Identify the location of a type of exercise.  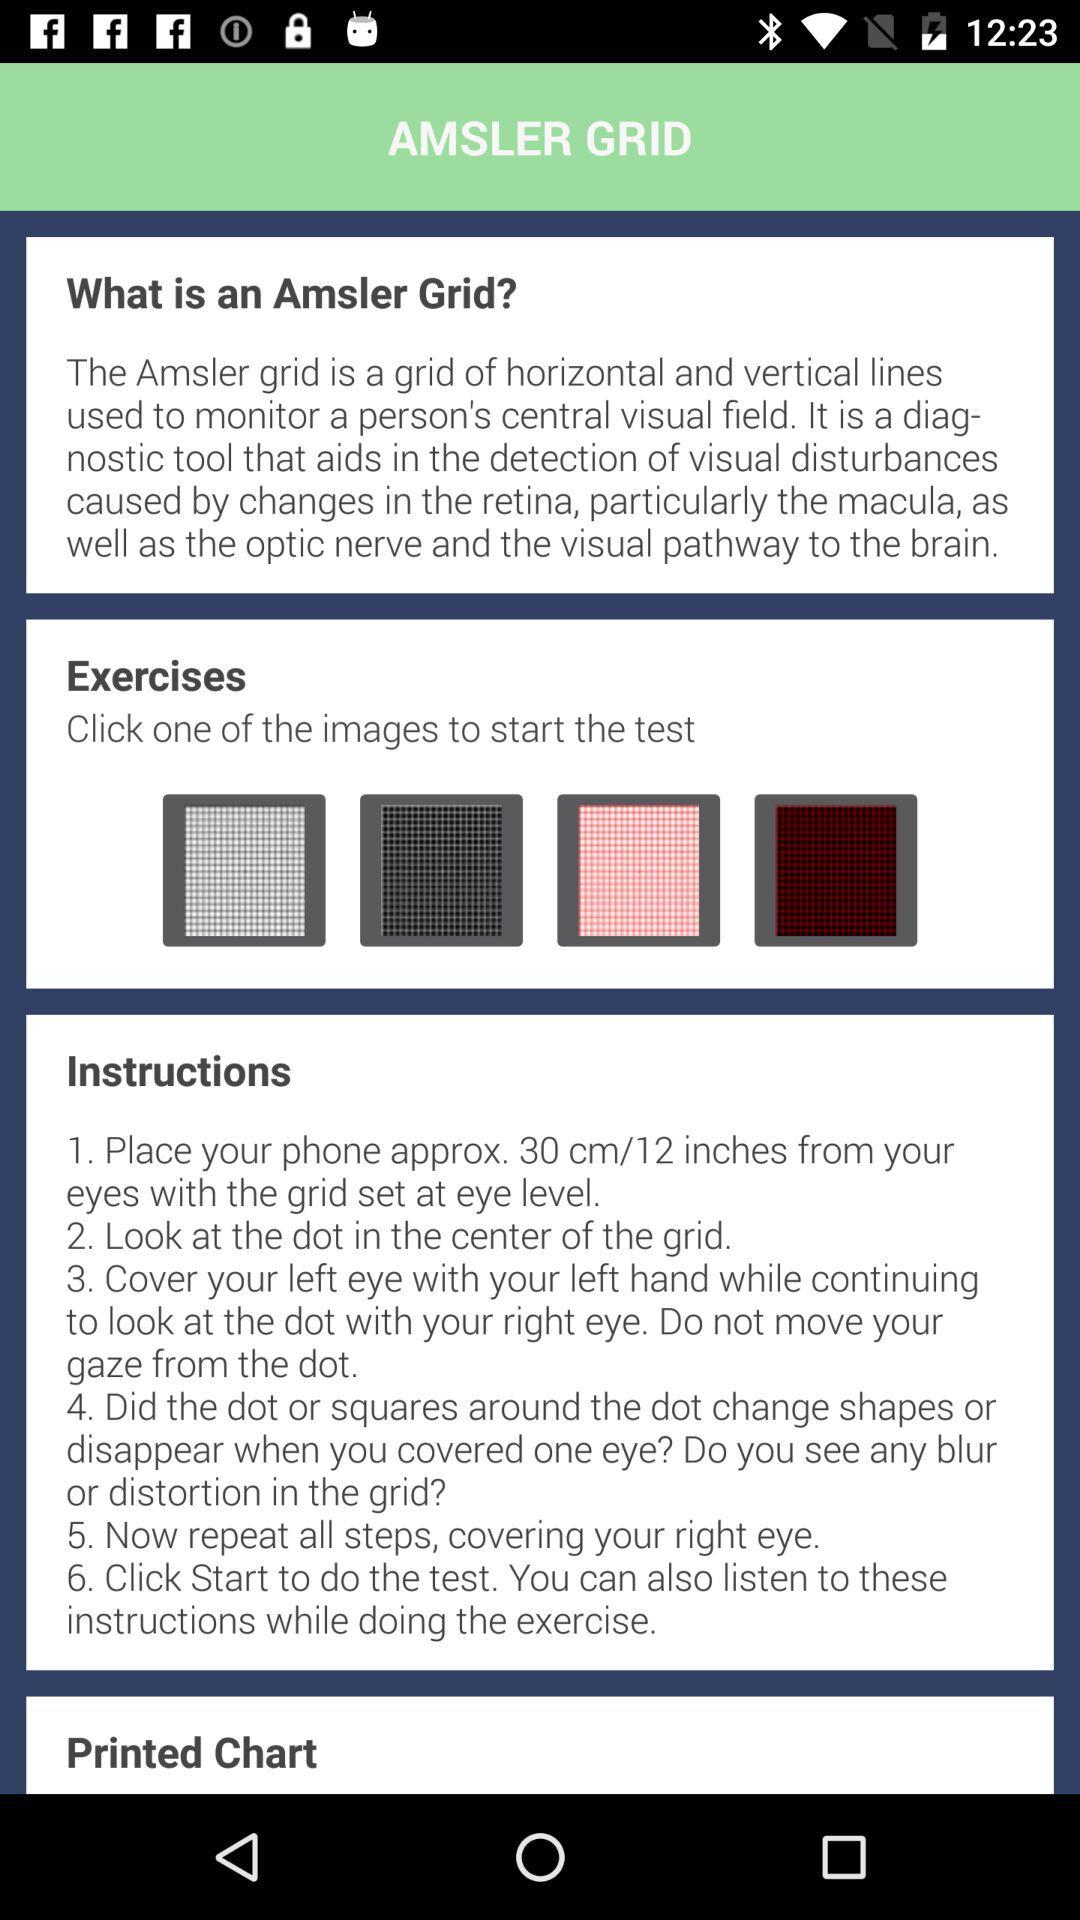
(440, 870).